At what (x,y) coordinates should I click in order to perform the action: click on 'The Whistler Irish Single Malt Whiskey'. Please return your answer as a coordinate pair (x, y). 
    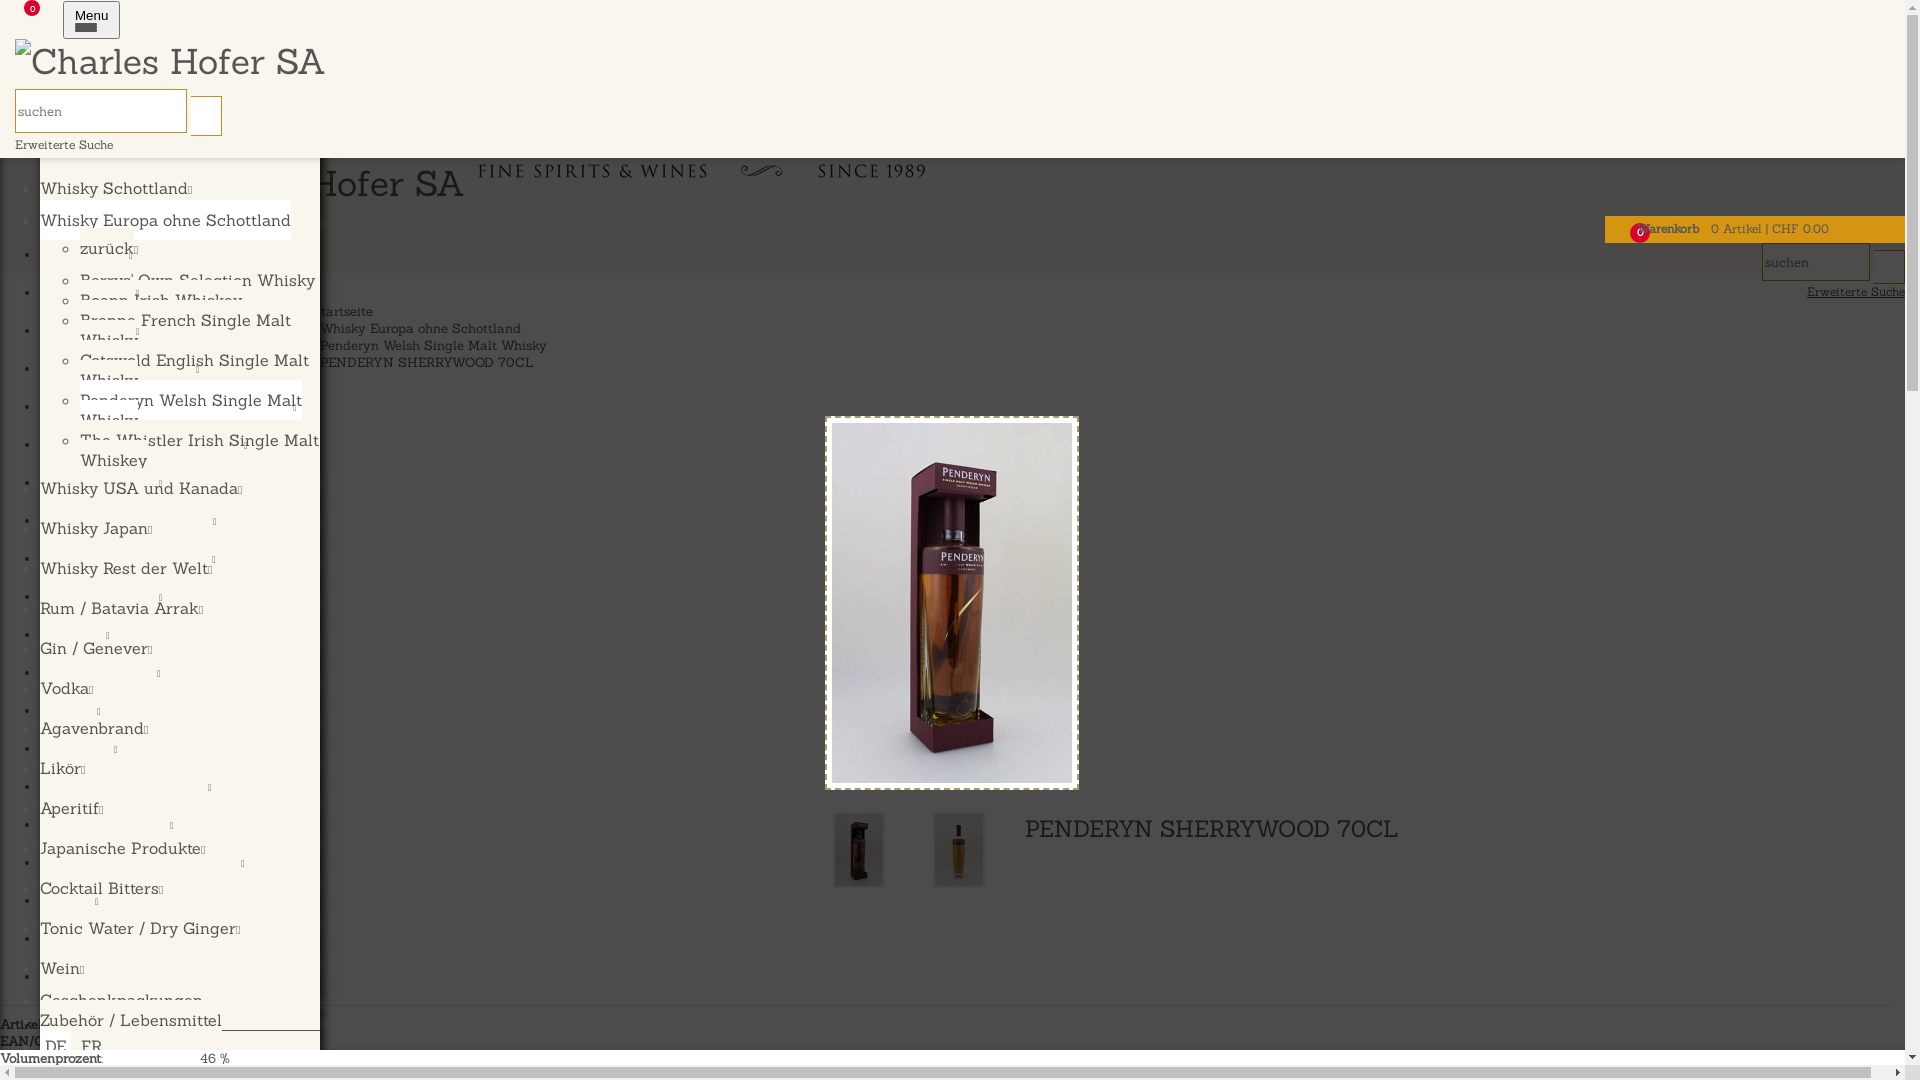
    Looking at the image, I should click on (80, 450).